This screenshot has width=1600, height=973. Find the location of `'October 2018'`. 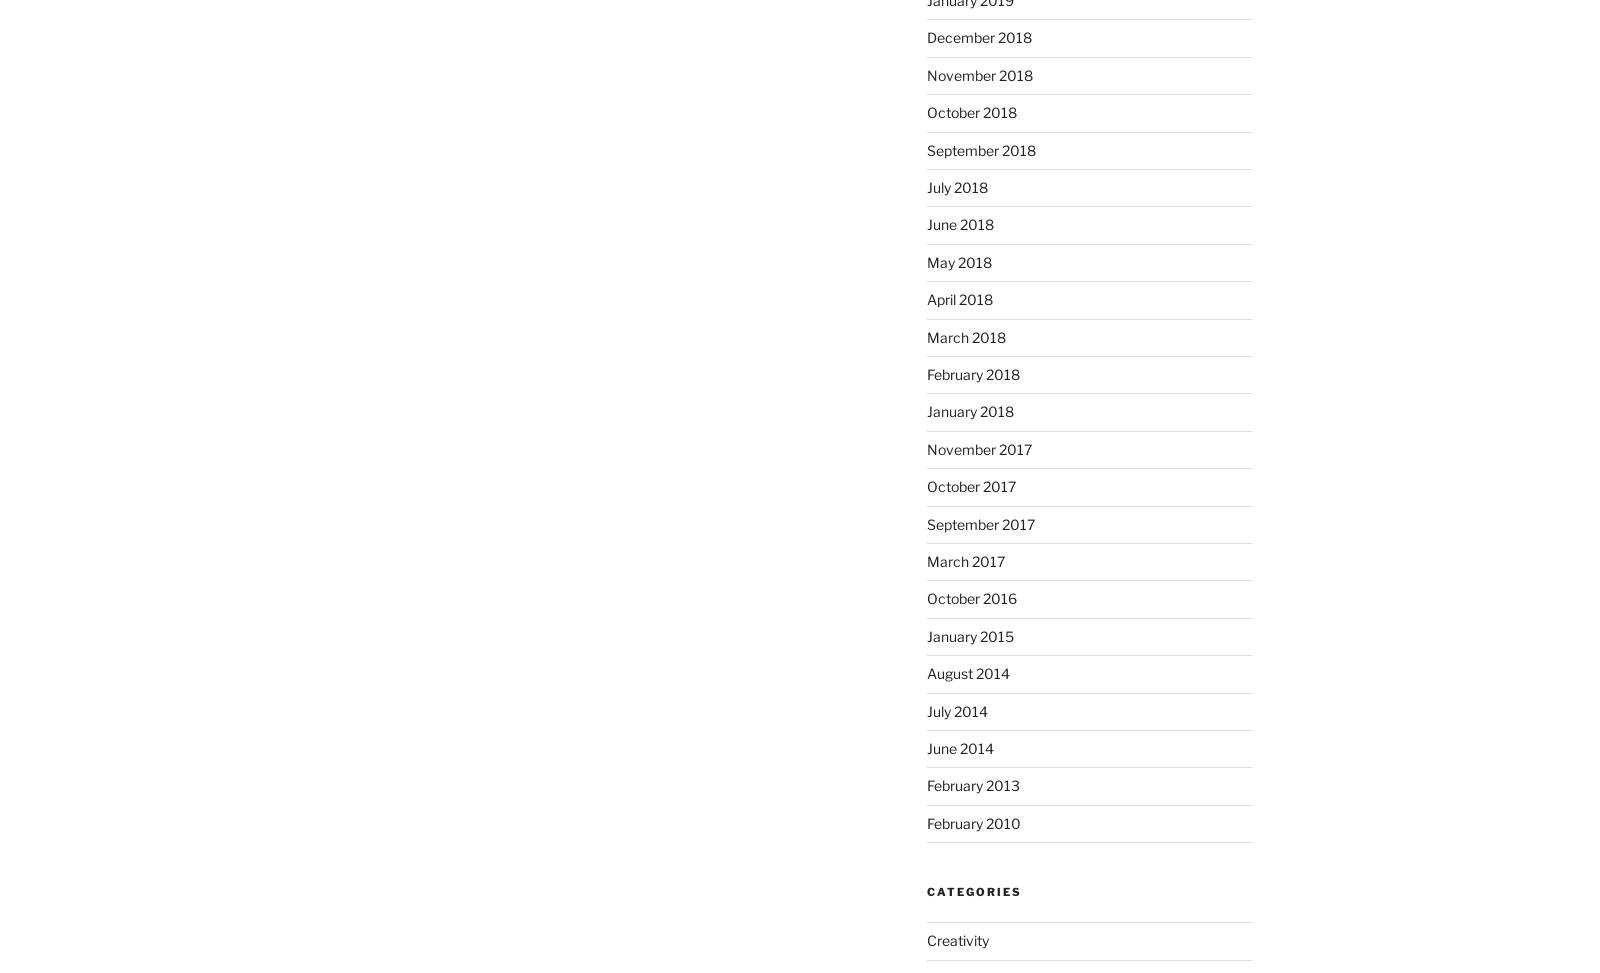

'October 2018' is located at coordinates (970, 111).